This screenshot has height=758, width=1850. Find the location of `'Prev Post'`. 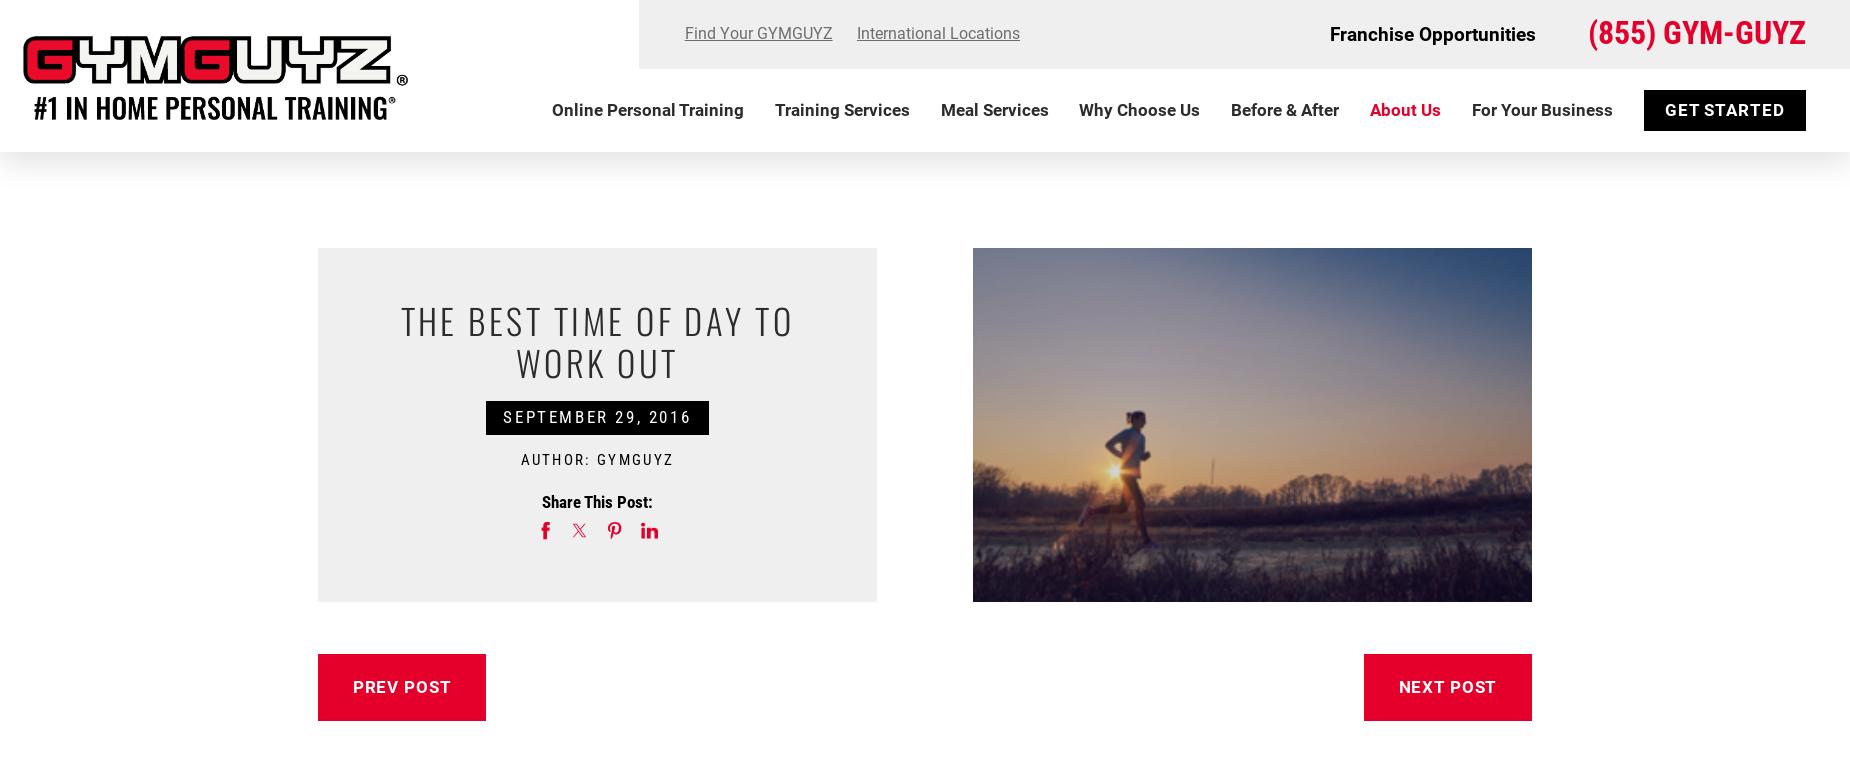

'Prev Post' is located at coordinates (400, 685).